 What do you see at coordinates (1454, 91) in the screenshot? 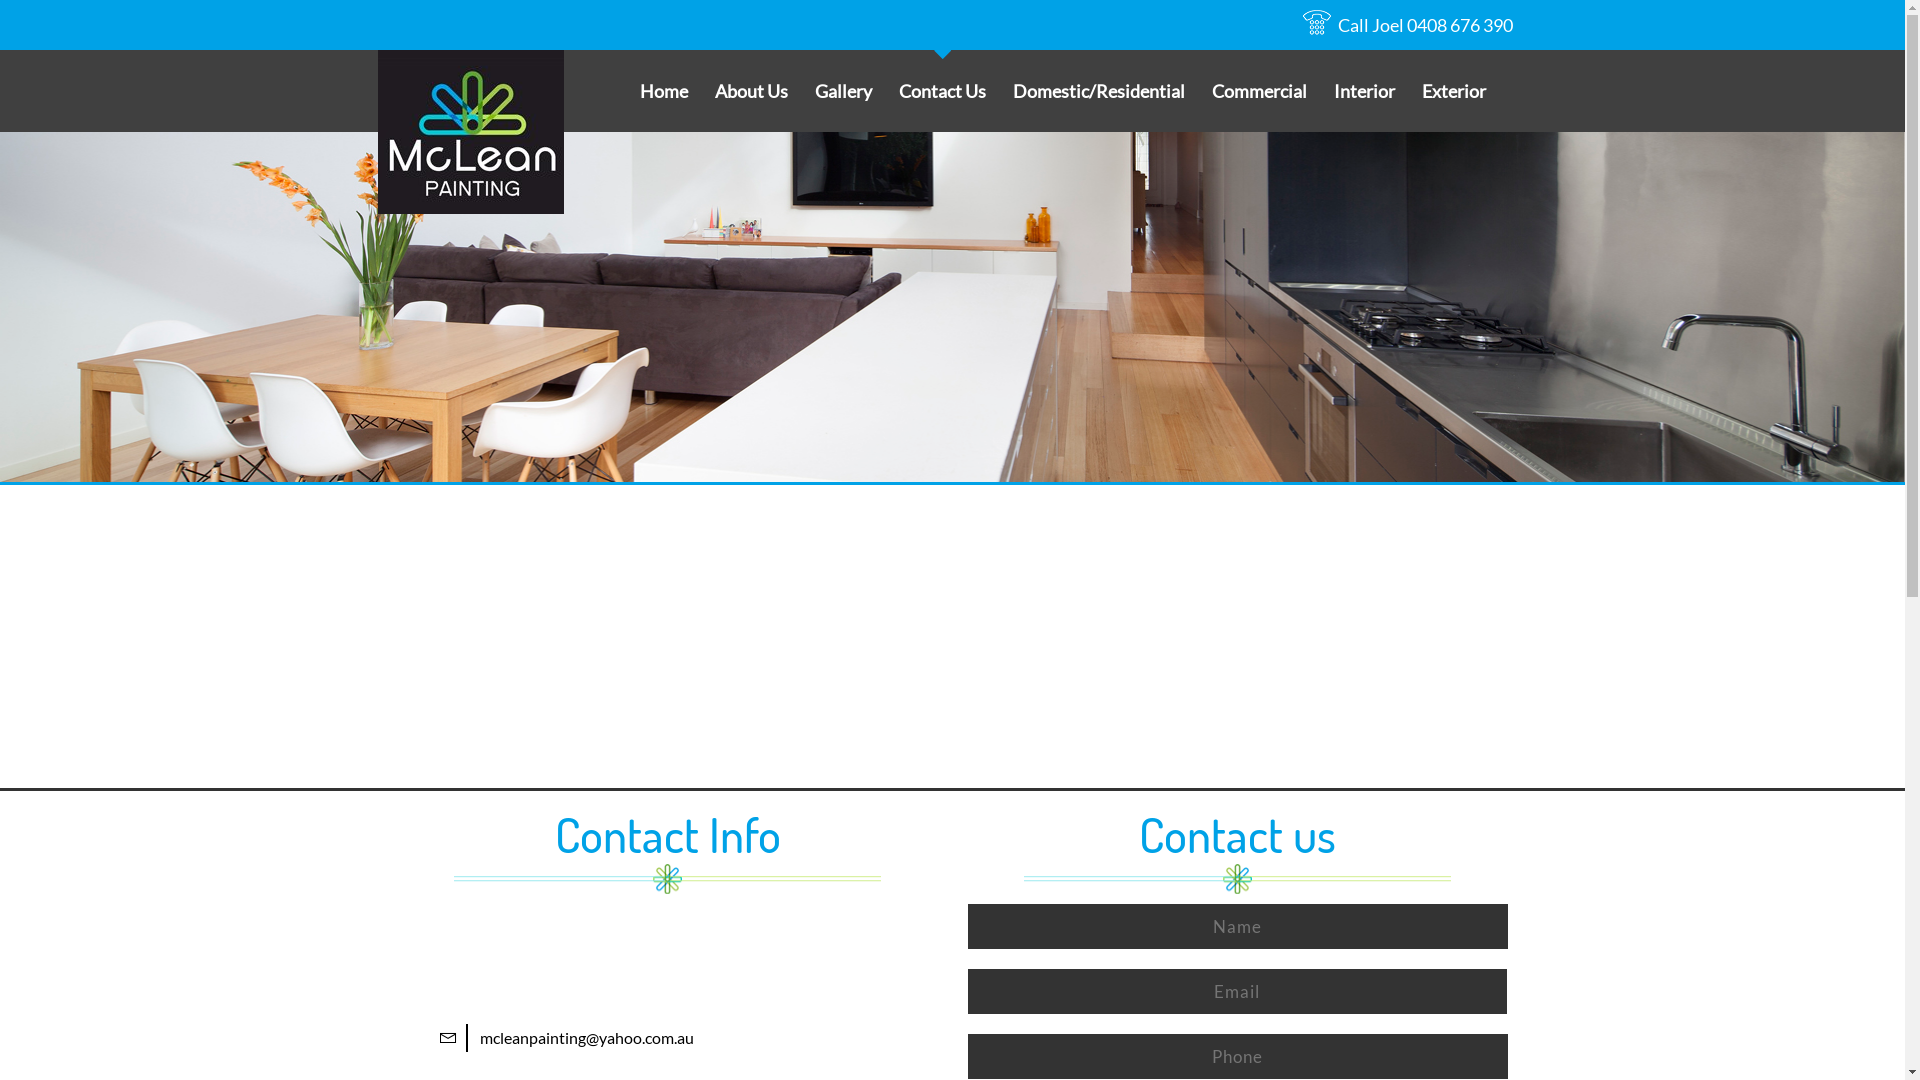
I see `'Exterior'` at bounding box center [1454, 91].